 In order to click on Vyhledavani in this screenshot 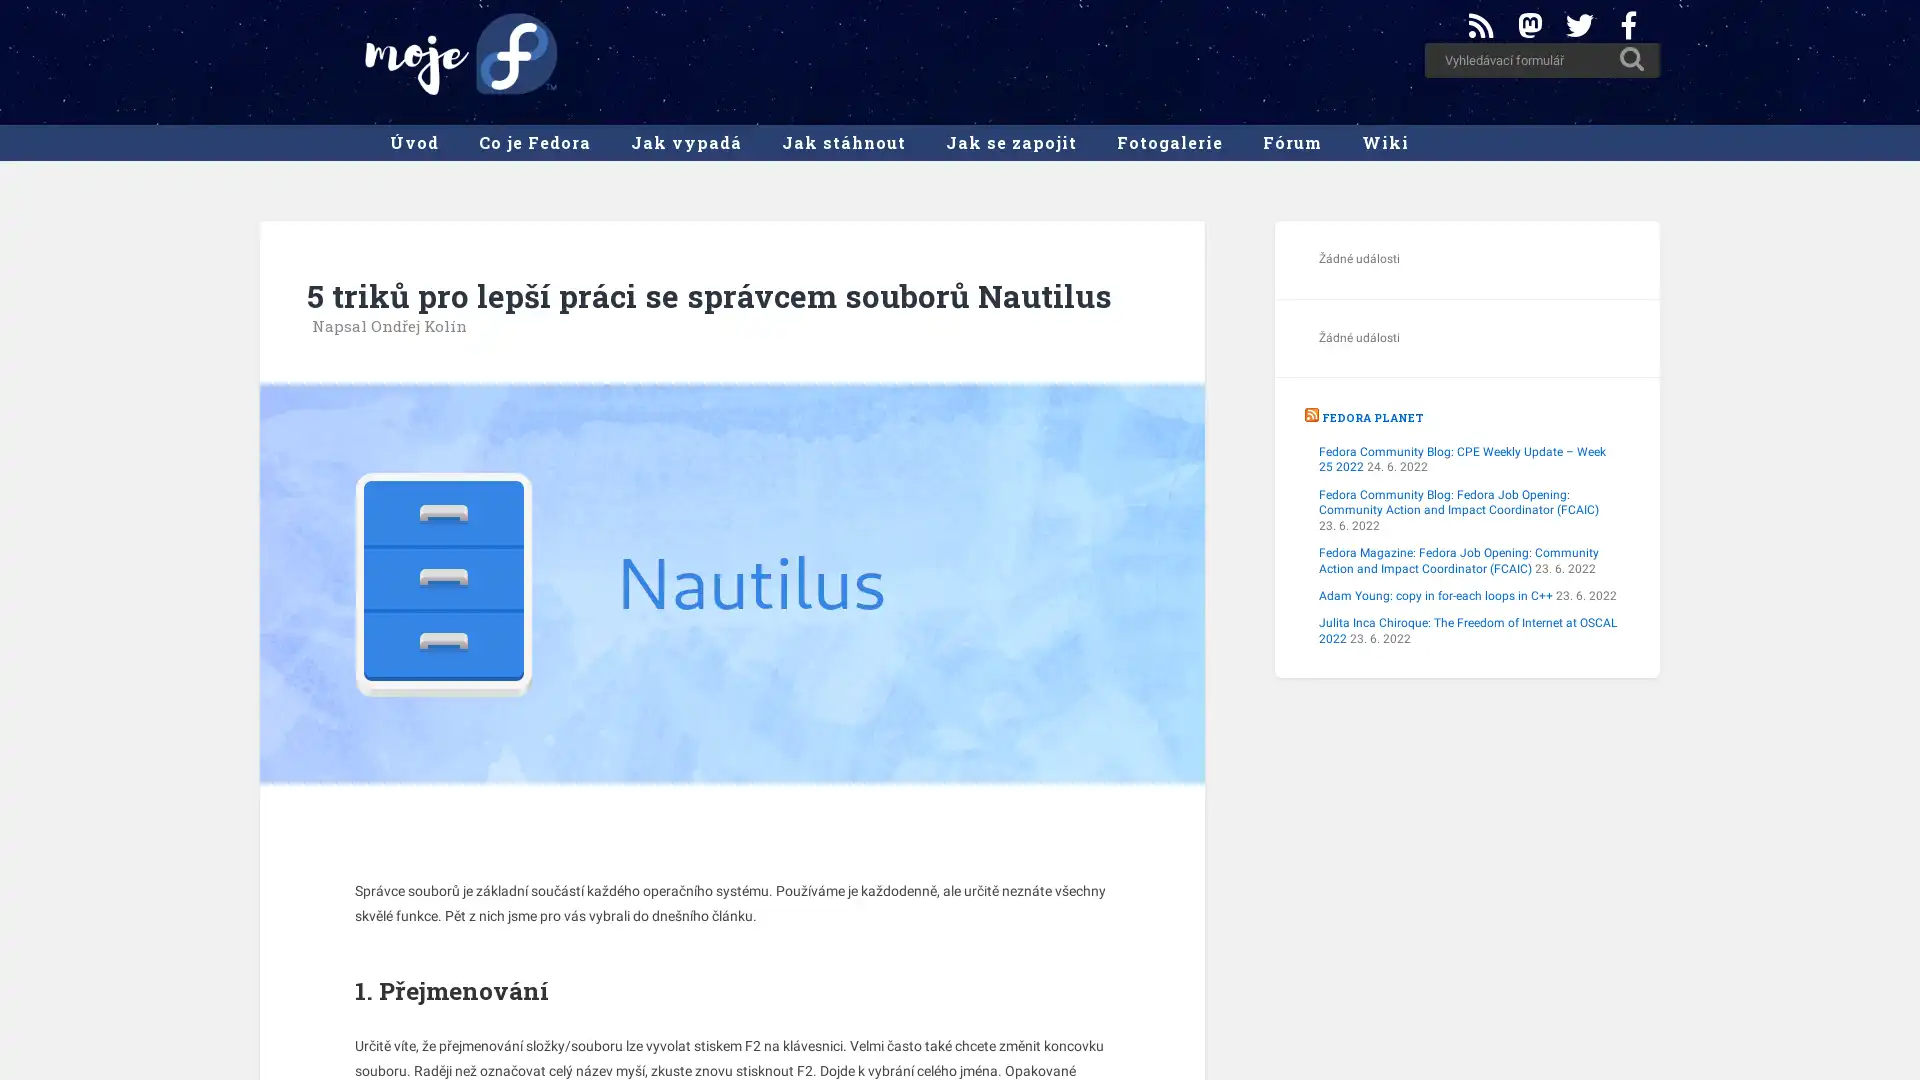, I will do `click(1632, 57)`.